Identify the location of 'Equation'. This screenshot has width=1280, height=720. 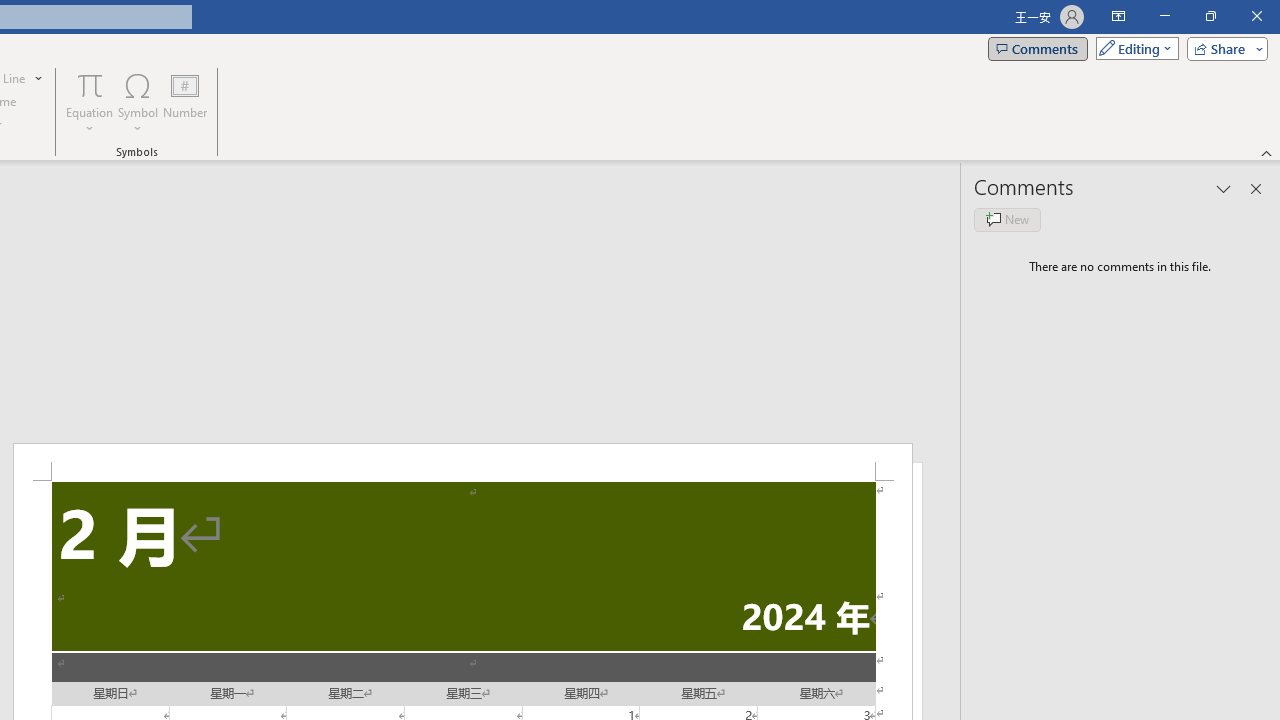
(89, 103).